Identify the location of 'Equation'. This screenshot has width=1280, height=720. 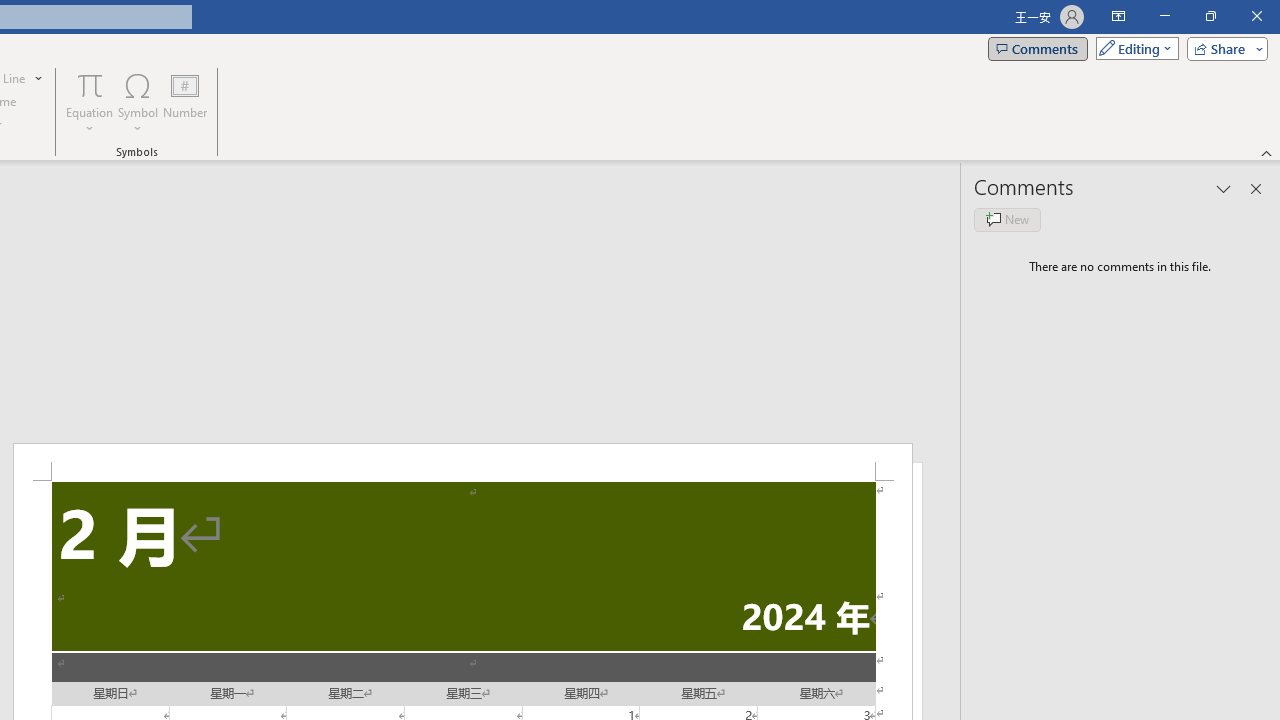
(89, 103).